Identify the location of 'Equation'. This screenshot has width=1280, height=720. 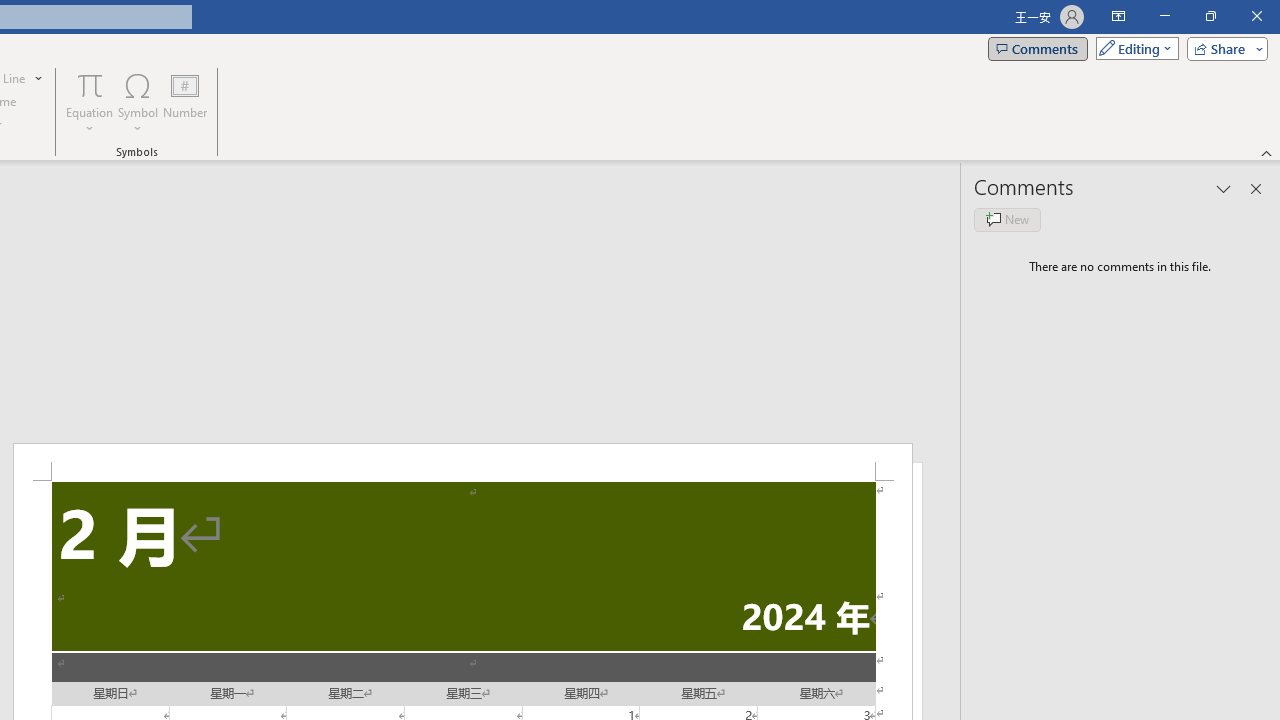
(89, 103).